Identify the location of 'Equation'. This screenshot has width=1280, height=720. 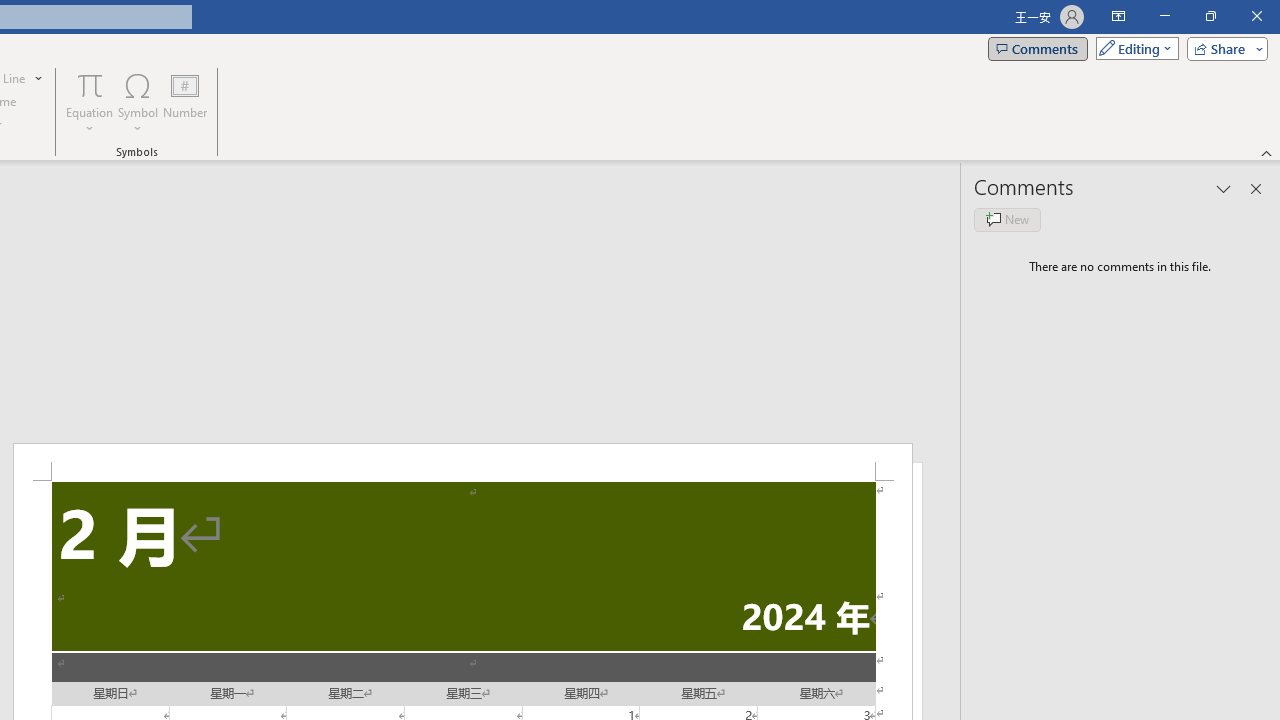
(89, 103).